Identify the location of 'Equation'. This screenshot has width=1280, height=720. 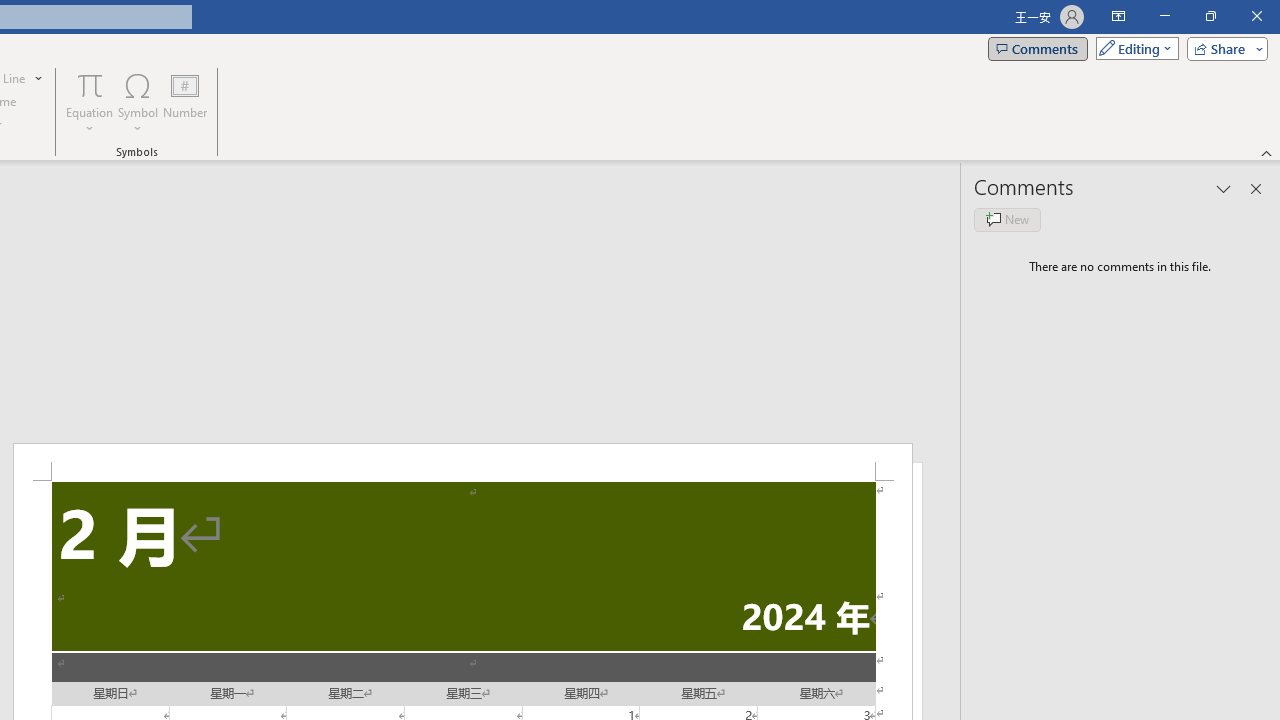
(89, 103).